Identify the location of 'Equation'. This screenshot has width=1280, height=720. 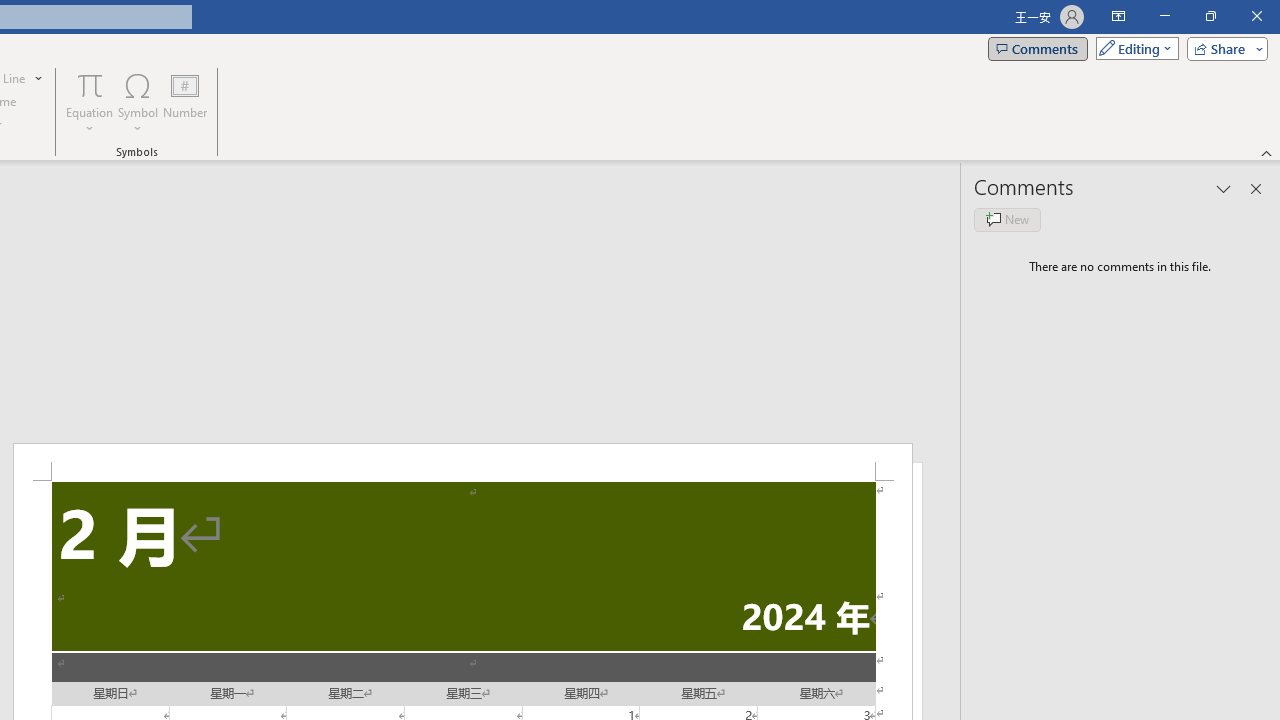
(89, 103).